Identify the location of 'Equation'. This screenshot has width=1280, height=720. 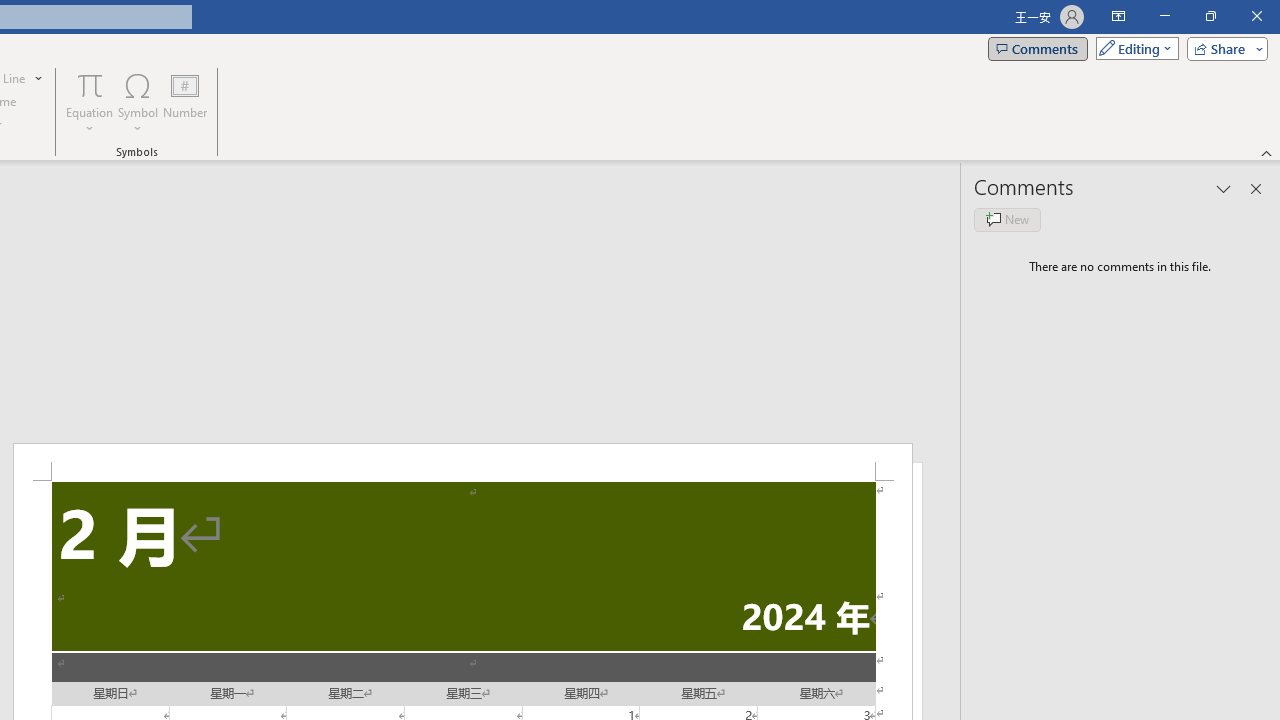
(89, 103).